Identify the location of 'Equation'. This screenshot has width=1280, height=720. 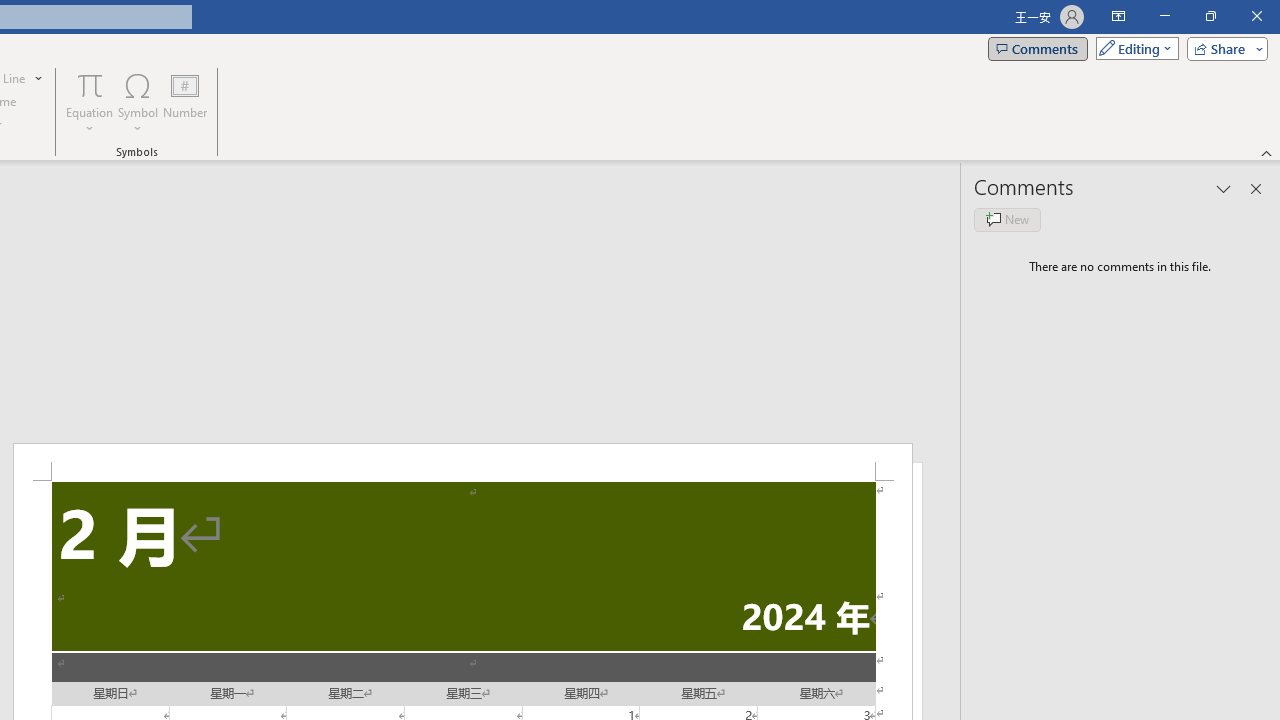
(89, 103).